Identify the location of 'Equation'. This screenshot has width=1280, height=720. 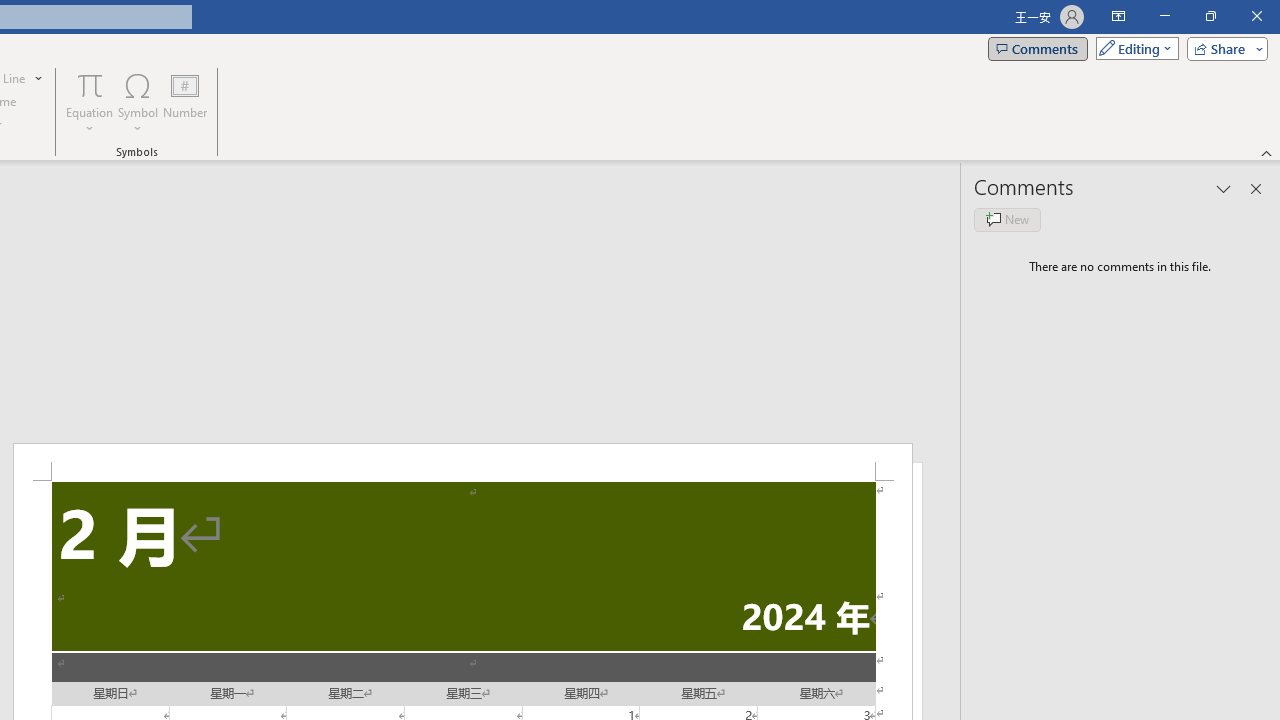
(89, 103).